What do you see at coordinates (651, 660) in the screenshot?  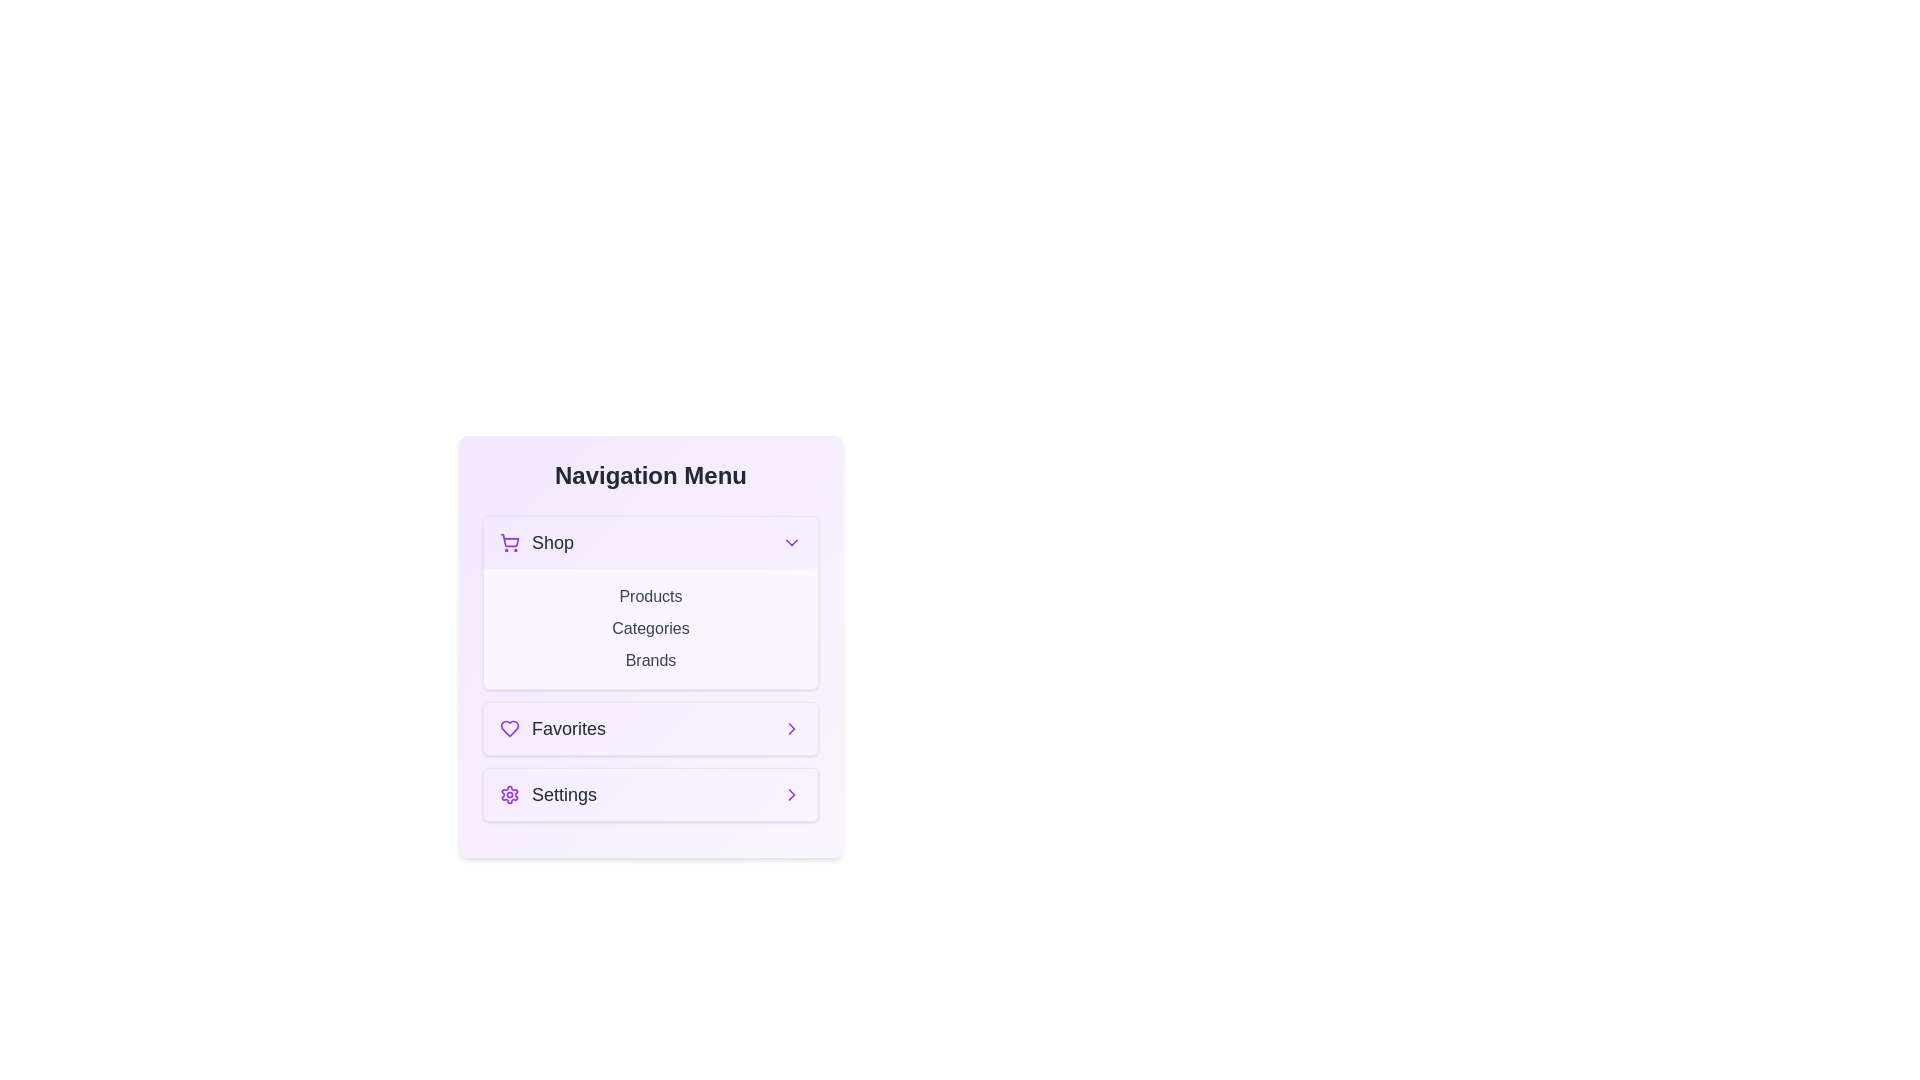 I see `the 'Brands' navigation link located as the third item in the vertical list under the 'Shop' category to change its style` at bounding box center [651, 660].